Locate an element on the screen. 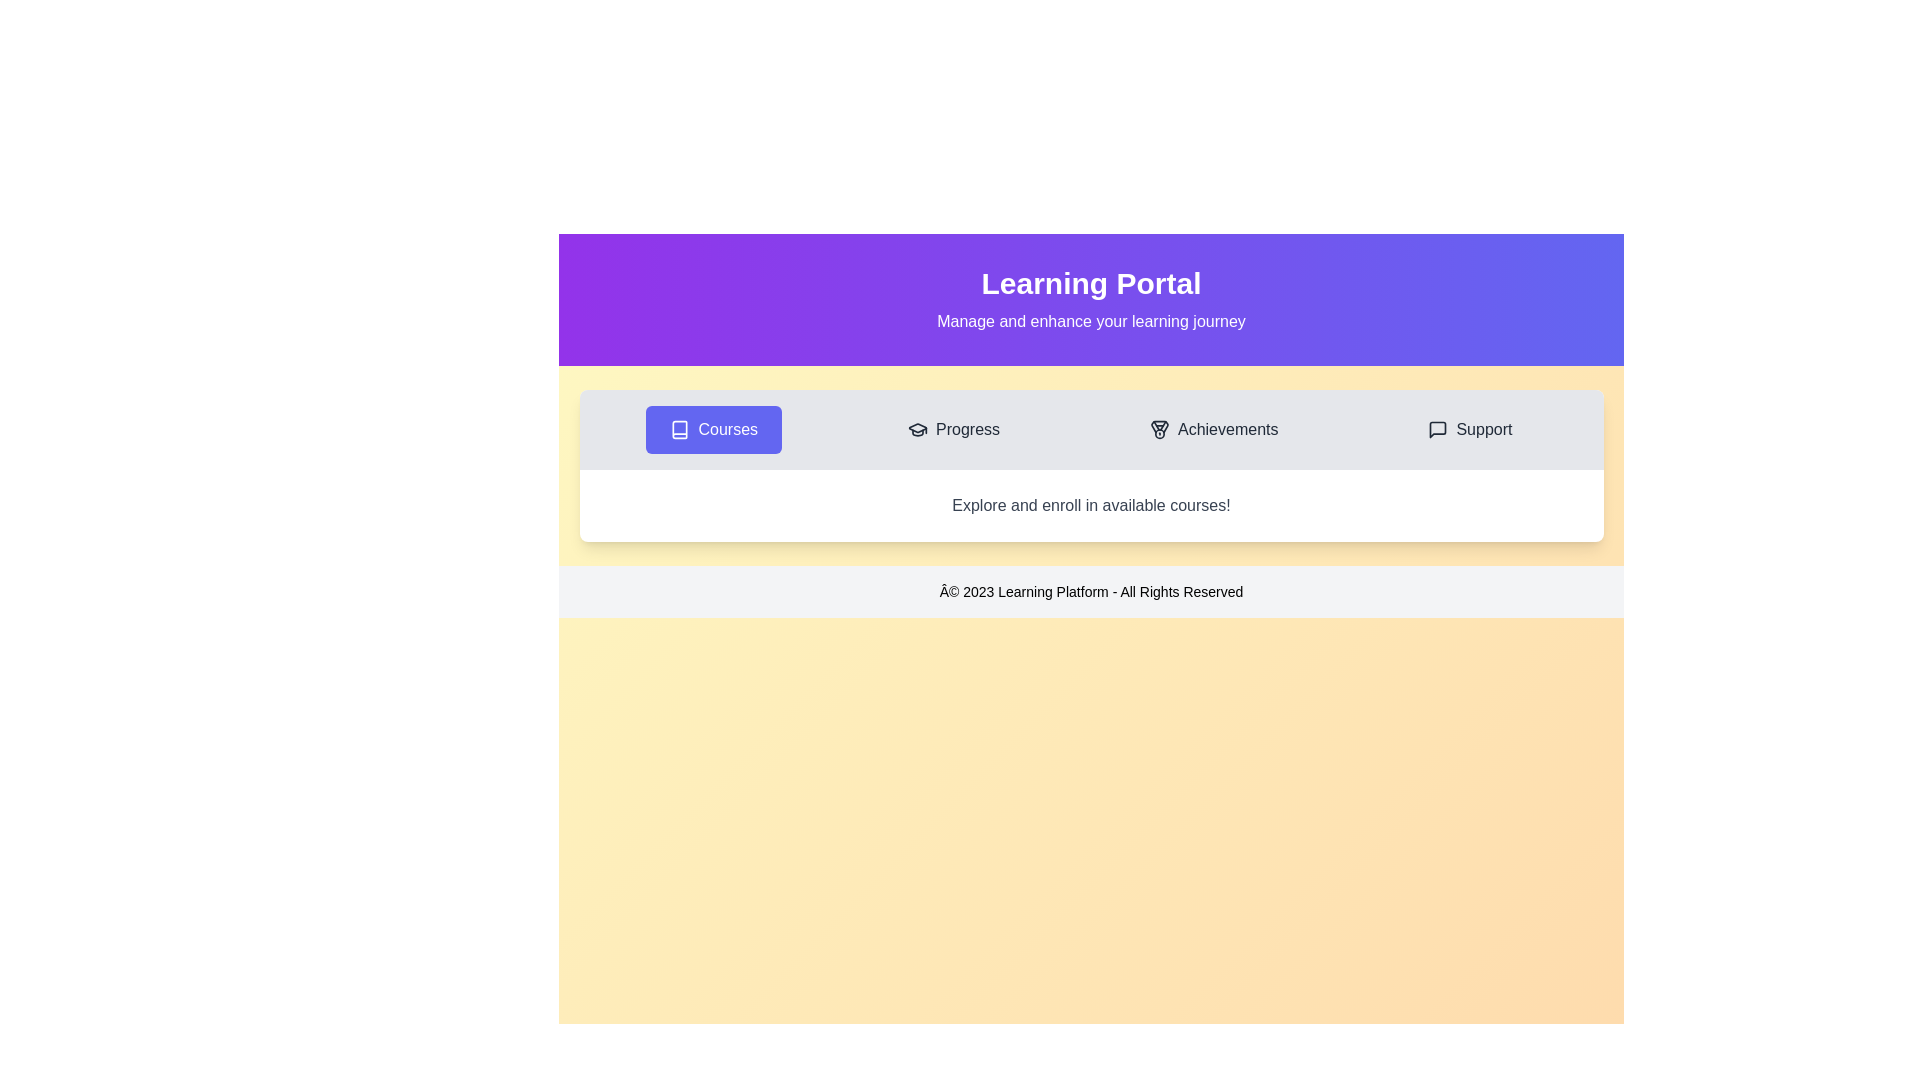 This screenshot has height=1080, width=1920. the static text label displaying '© 2023 Learning Platform - All Rights Reserved' located at the bottom of the webpage, centered within the footer section is located at coordinates (1090, 590).